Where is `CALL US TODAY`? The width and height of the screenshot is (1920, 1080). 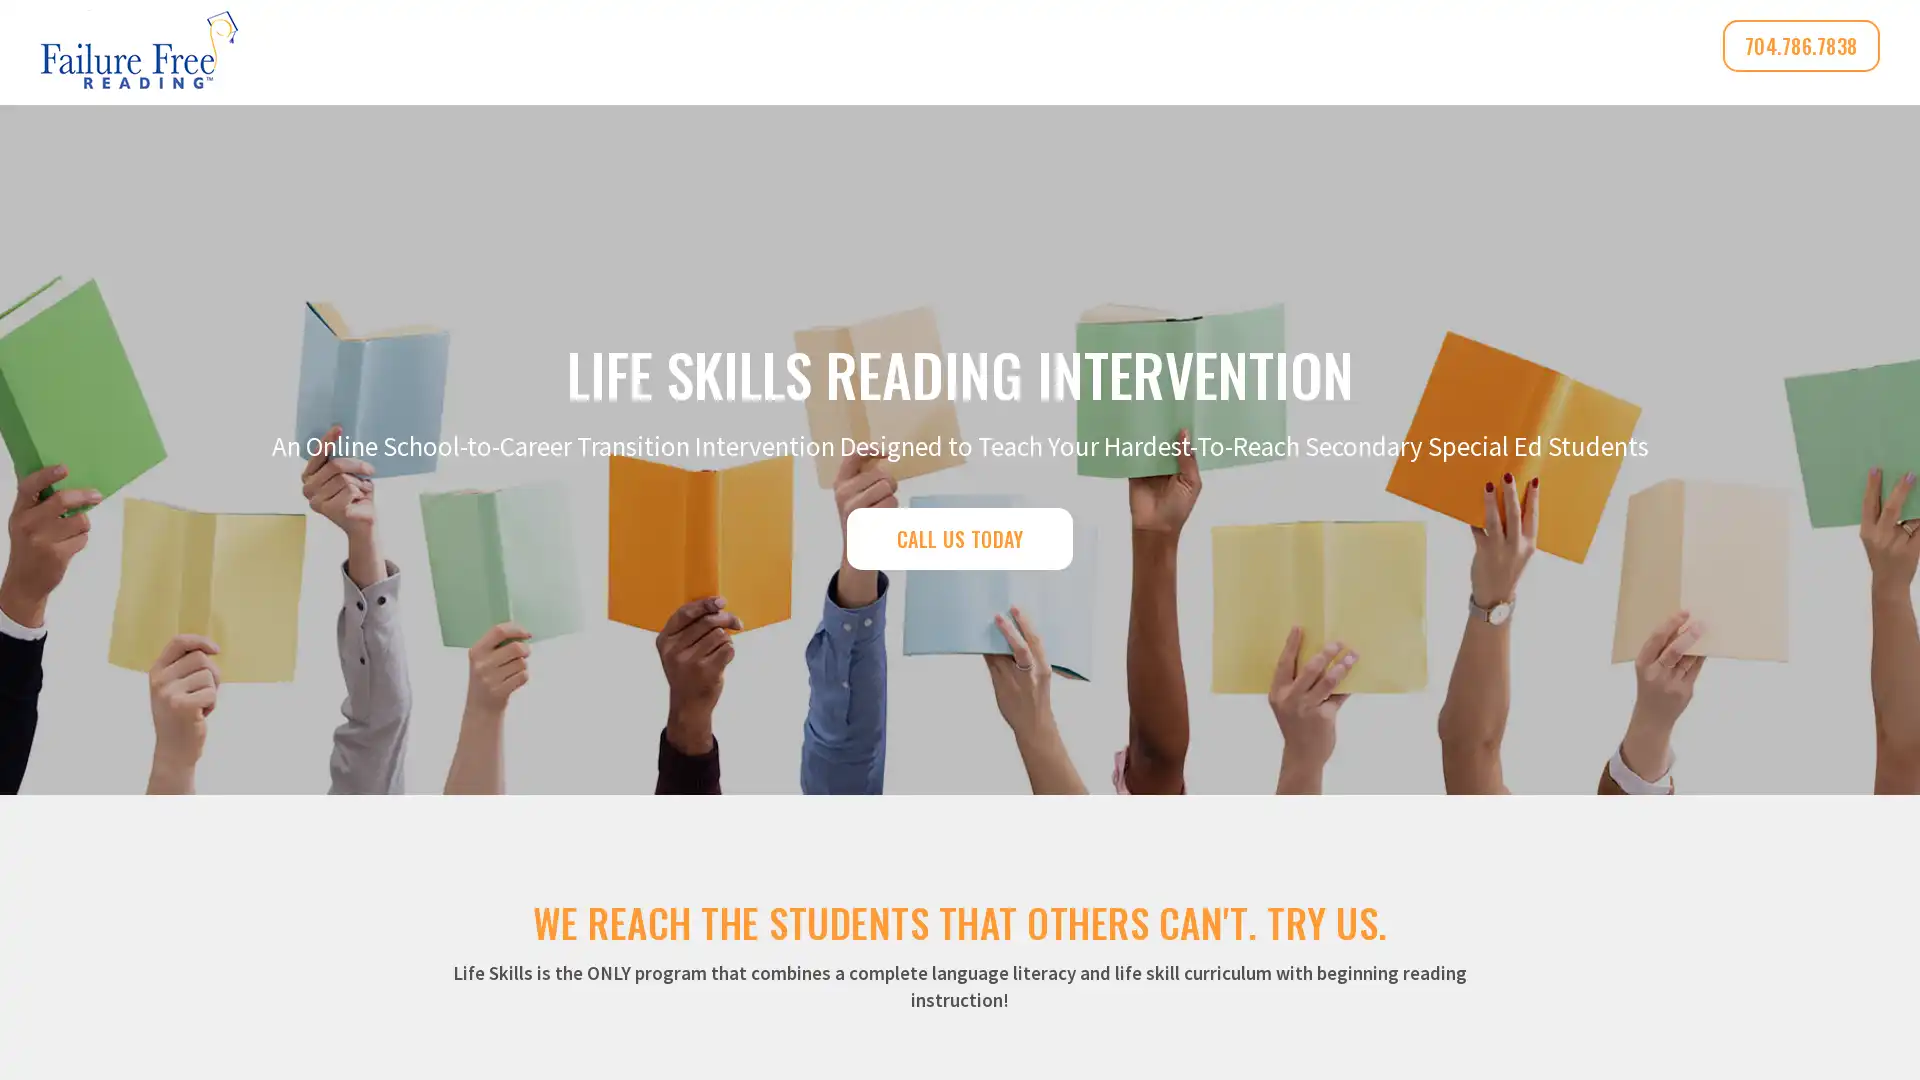
CALL US TODAY is located at coordinates (958, 536).